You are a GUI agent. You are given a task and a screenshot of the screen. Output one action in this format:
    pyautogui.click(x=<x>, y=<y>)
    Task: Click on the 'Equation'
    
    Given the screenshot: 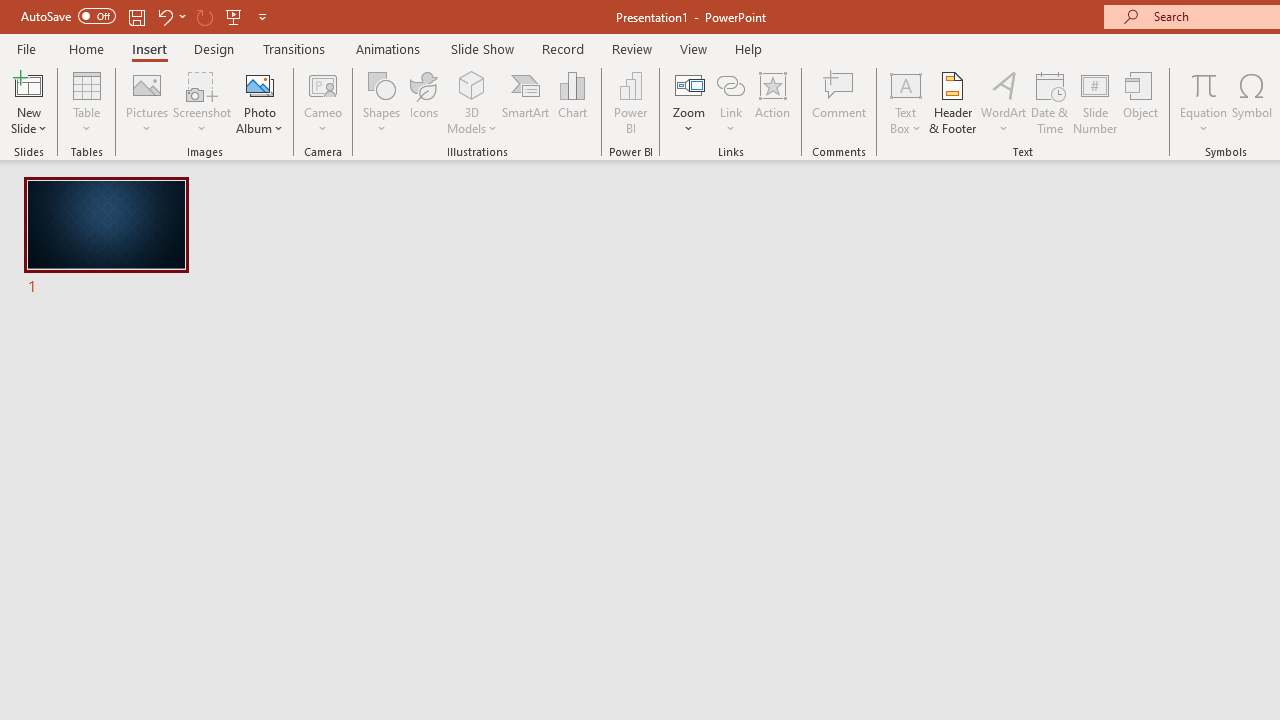 What is the action you would take?
    pyautogui.click(x=1202, y=103)
    